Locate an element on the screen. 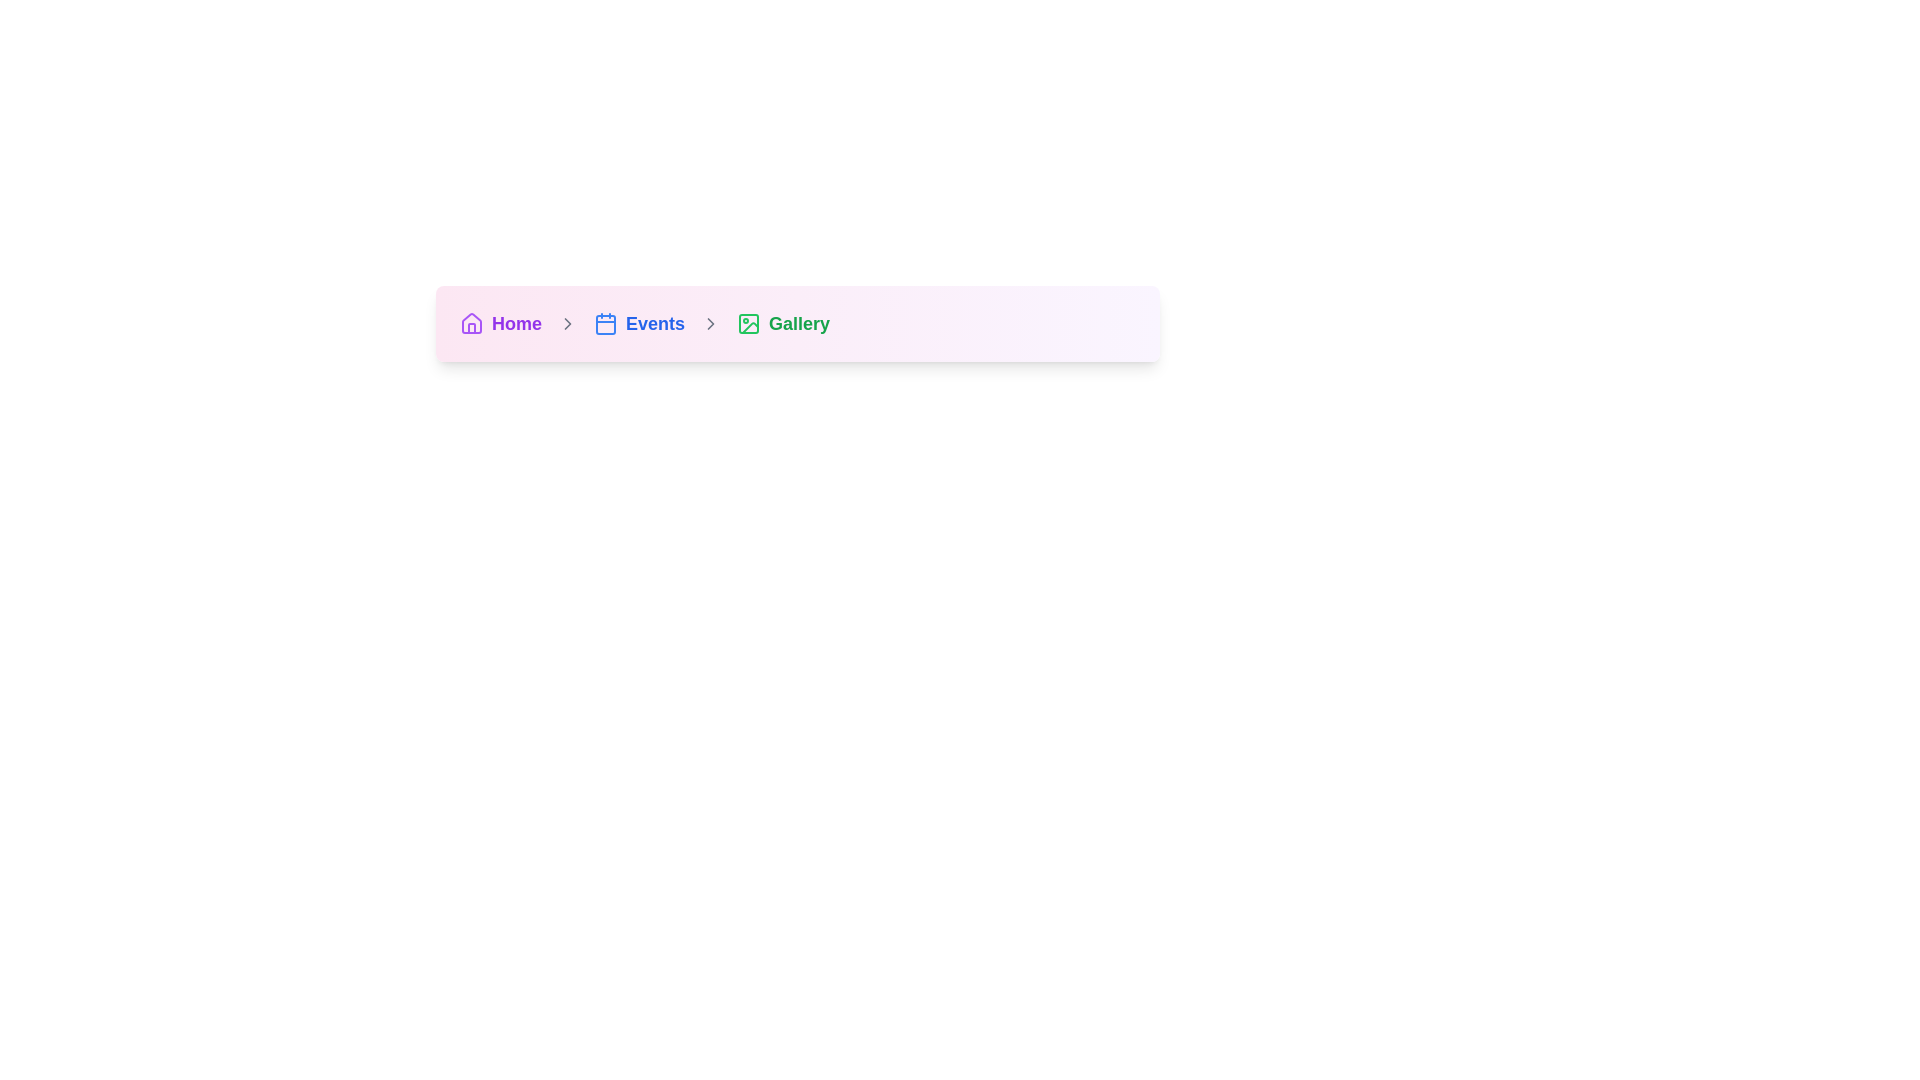  the breadcrumb navigation component is located at coordinates (796, 323).